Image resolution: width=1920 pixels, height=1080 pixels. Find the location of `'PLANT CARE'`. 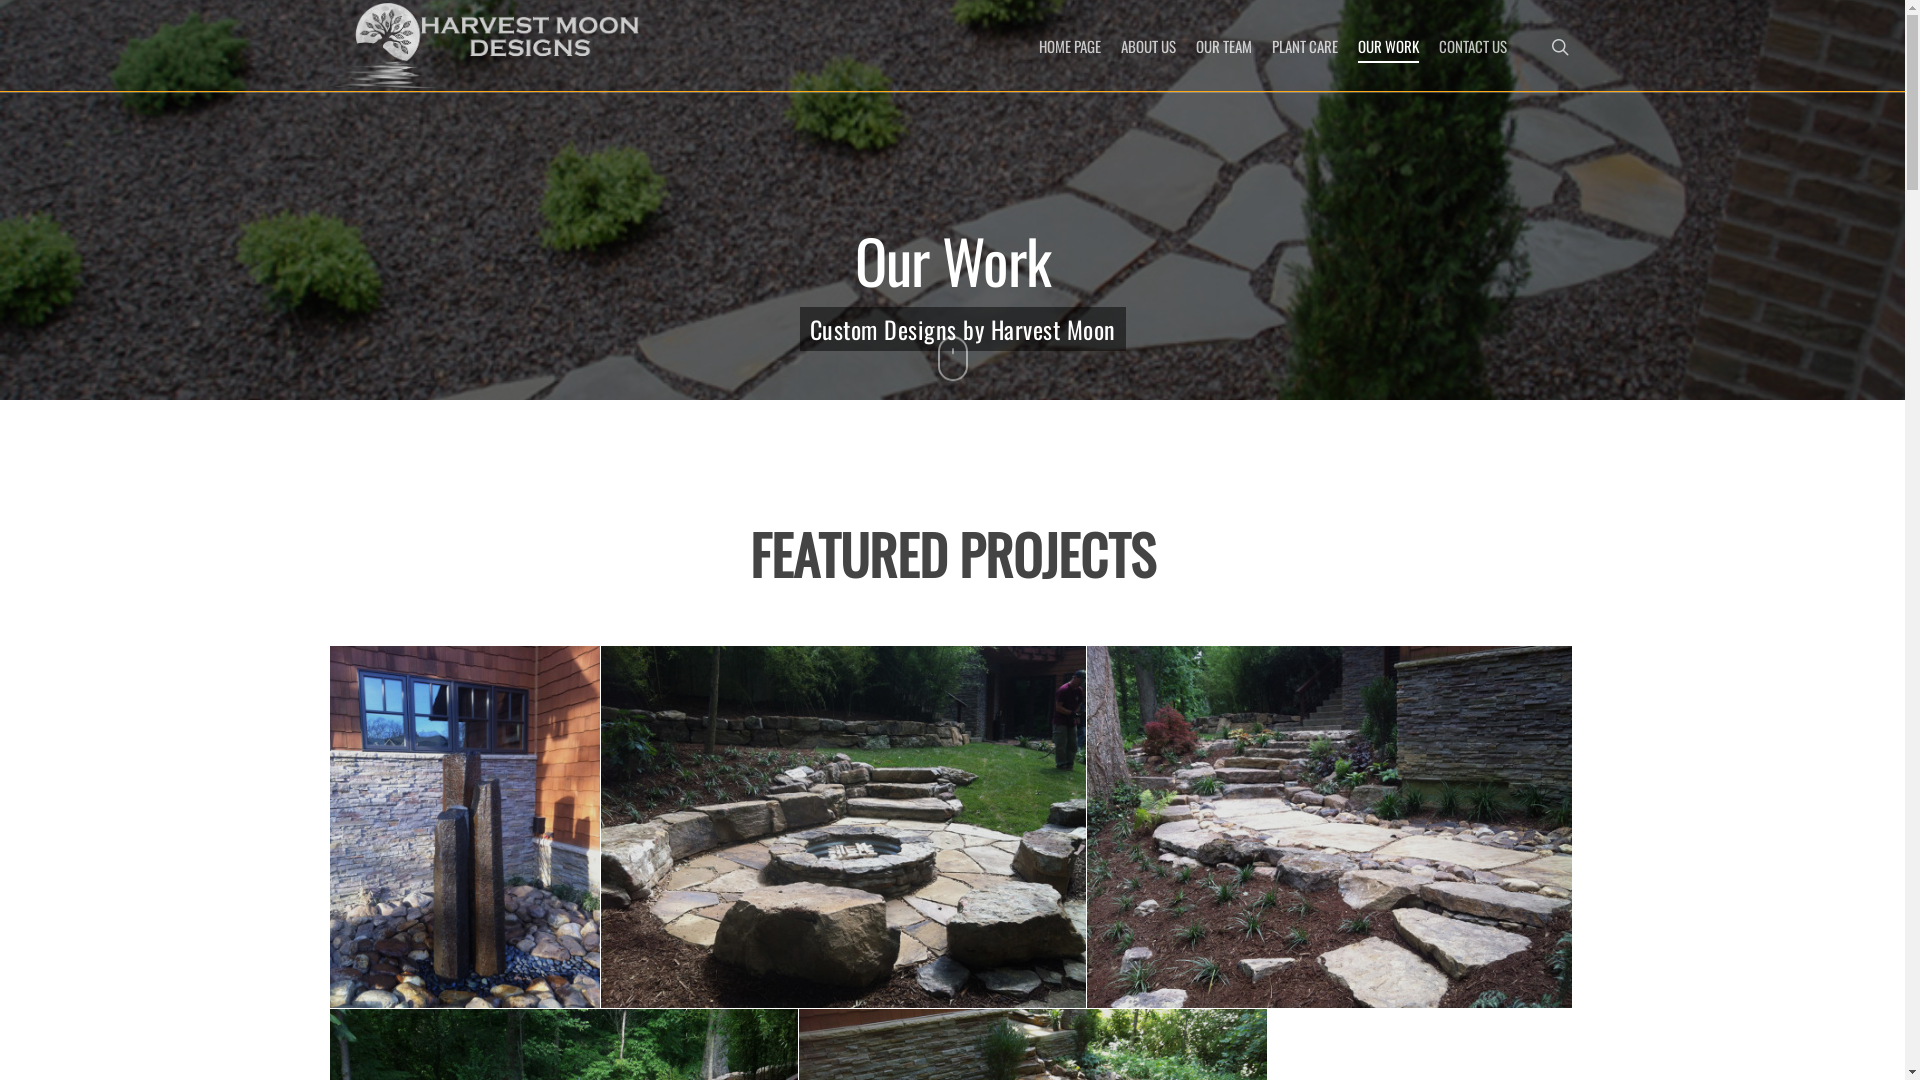

'PLANT CARE' is located at coordinates (1305, 45).